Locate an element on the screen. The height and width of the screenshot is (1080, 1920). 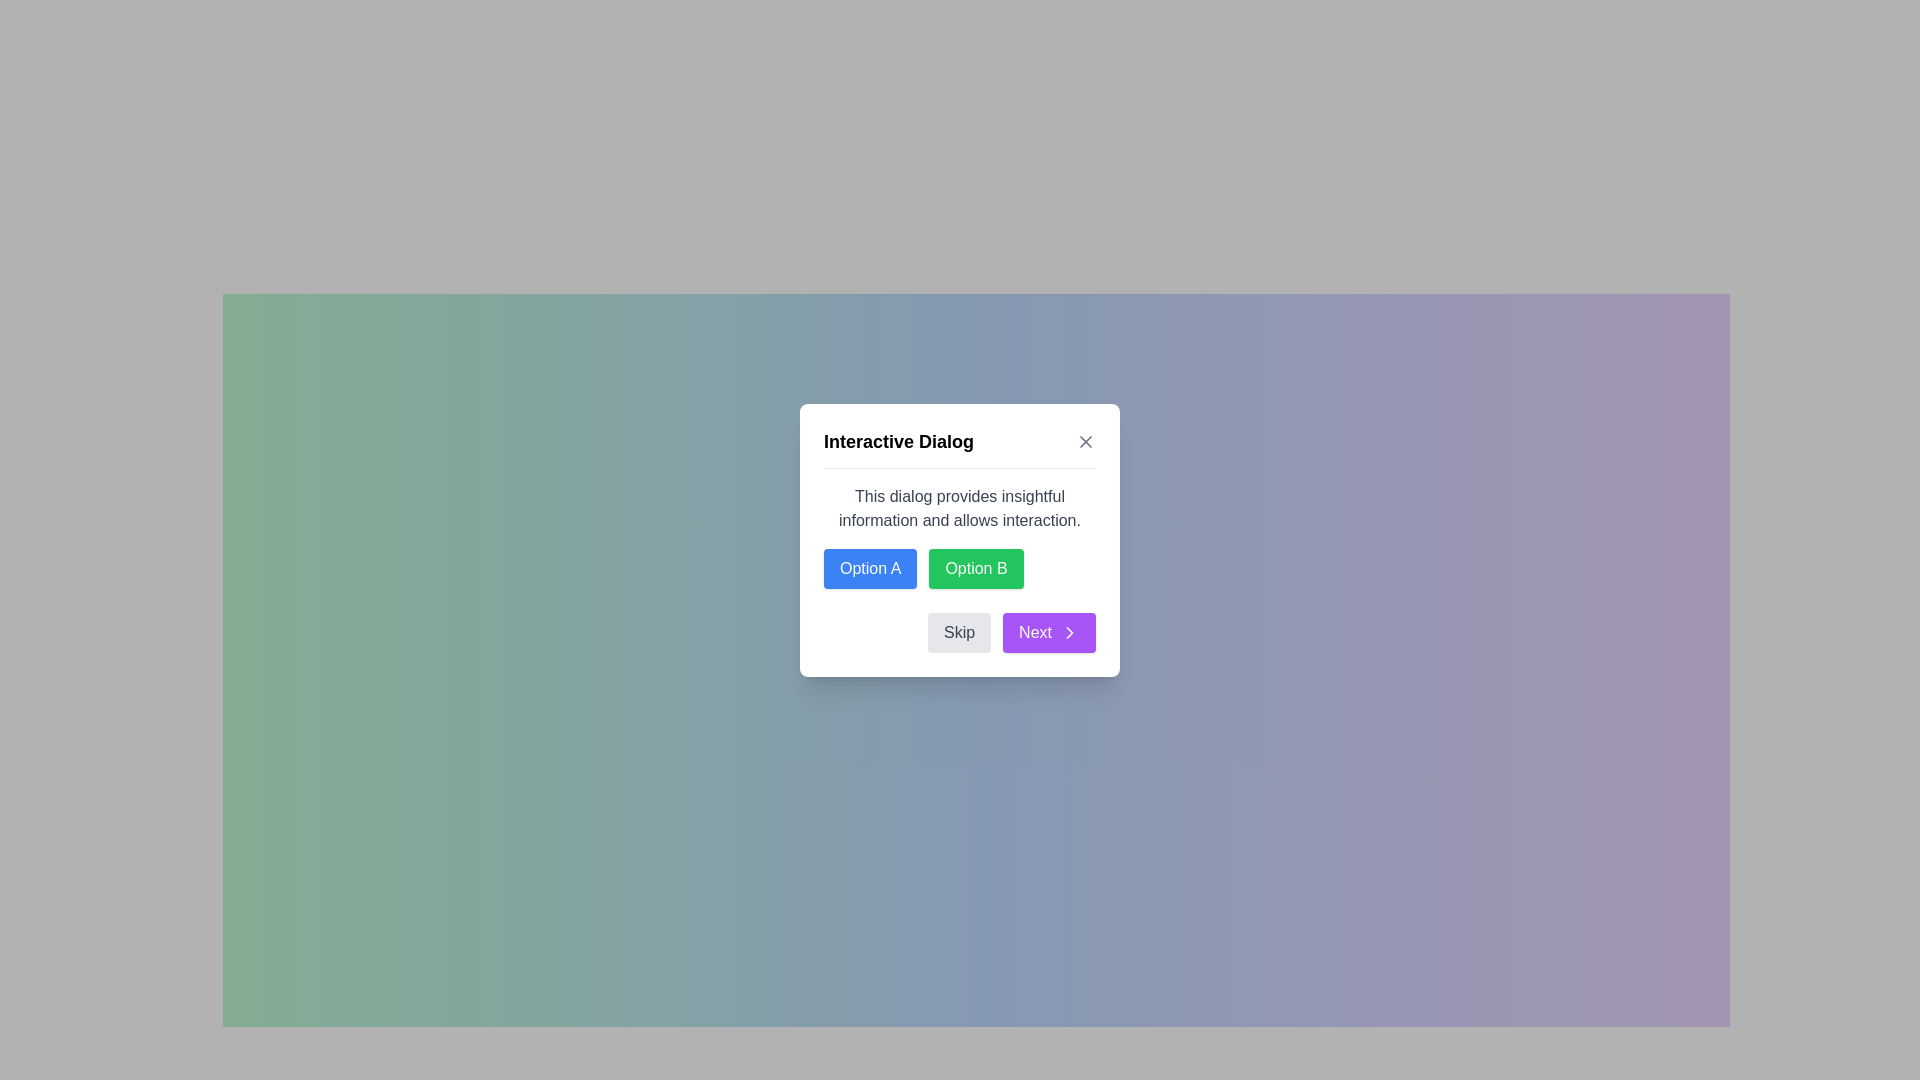
the 'Option B' button located within the interactive dialog box under the header 'Interactive Dialog', which is positioned above the 'Skip' and 'Next' buttons is located at coordinates (960, 535).